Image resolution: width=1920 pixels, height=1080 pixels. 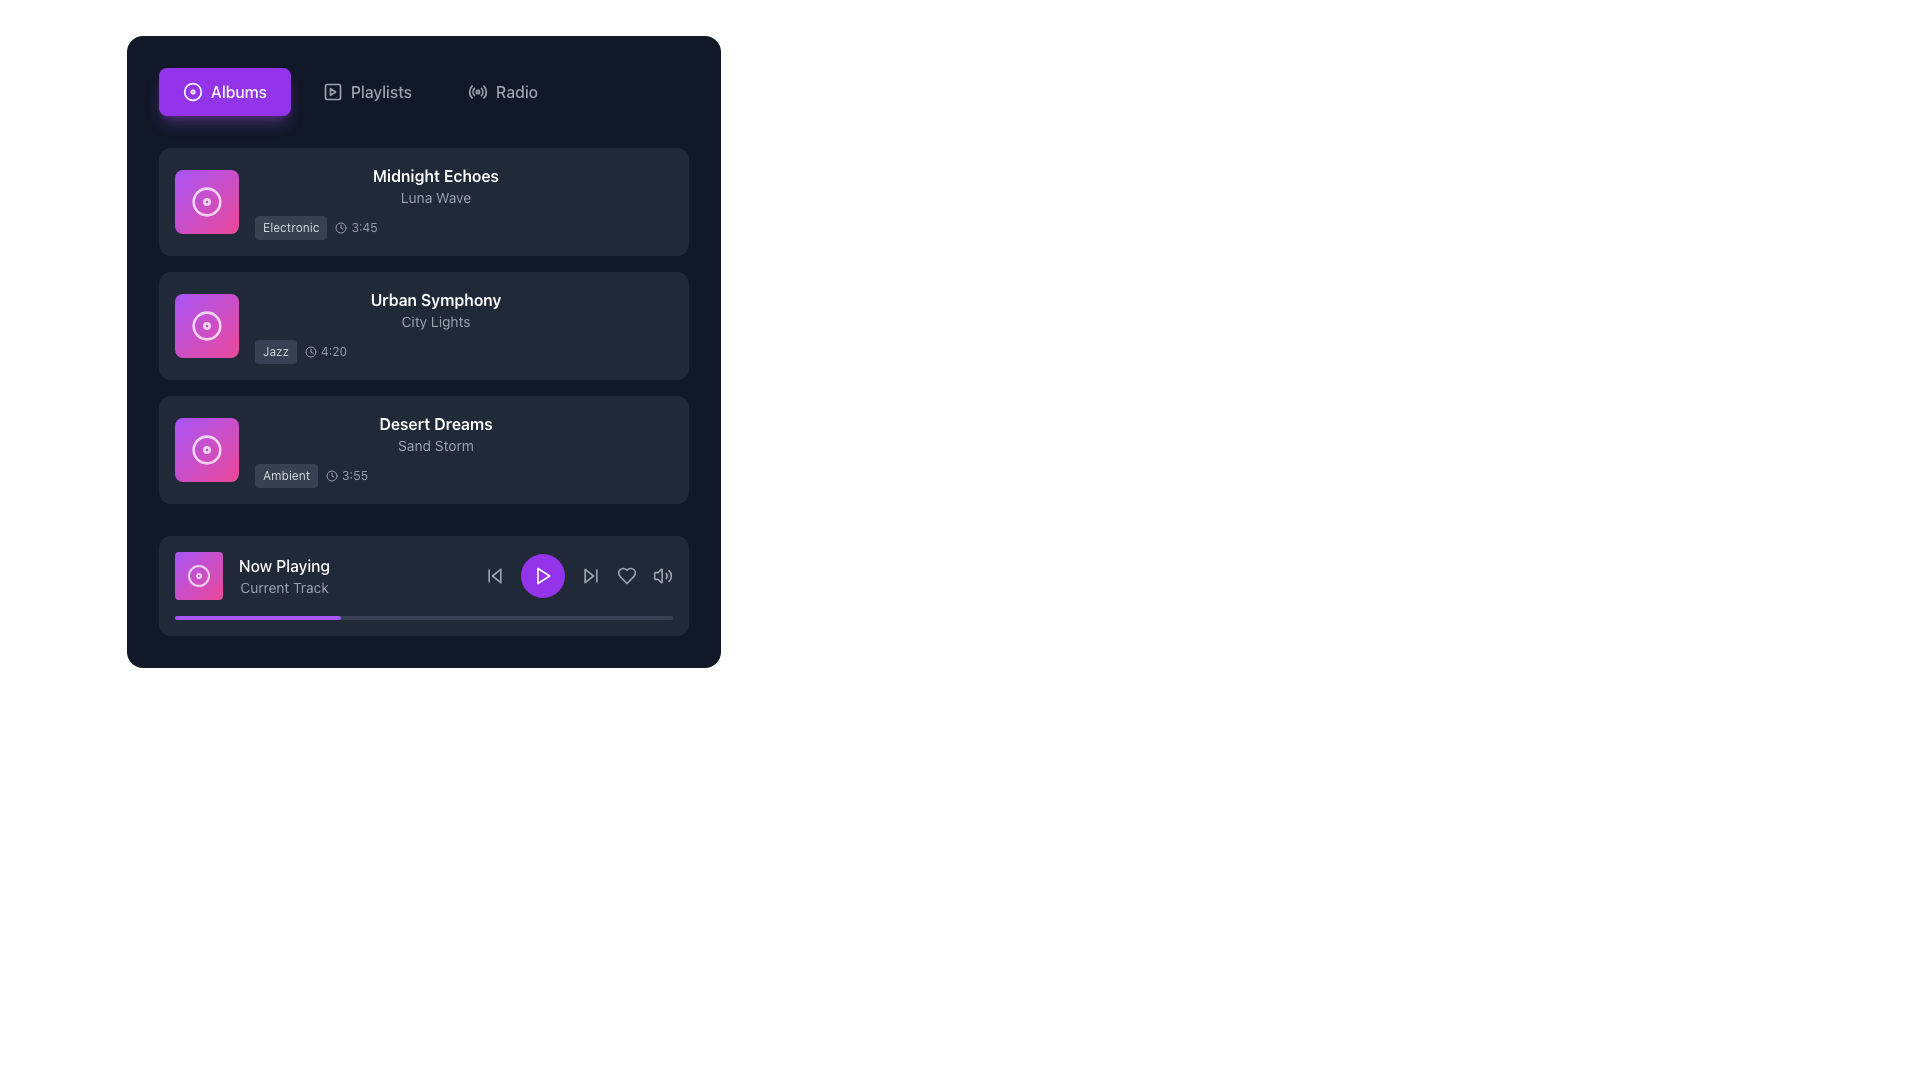 I want to click on the 'Play' button located on the right side of the 'Desert Dreams' track's section to initiate playback of the track, so click(x=652, y=450).